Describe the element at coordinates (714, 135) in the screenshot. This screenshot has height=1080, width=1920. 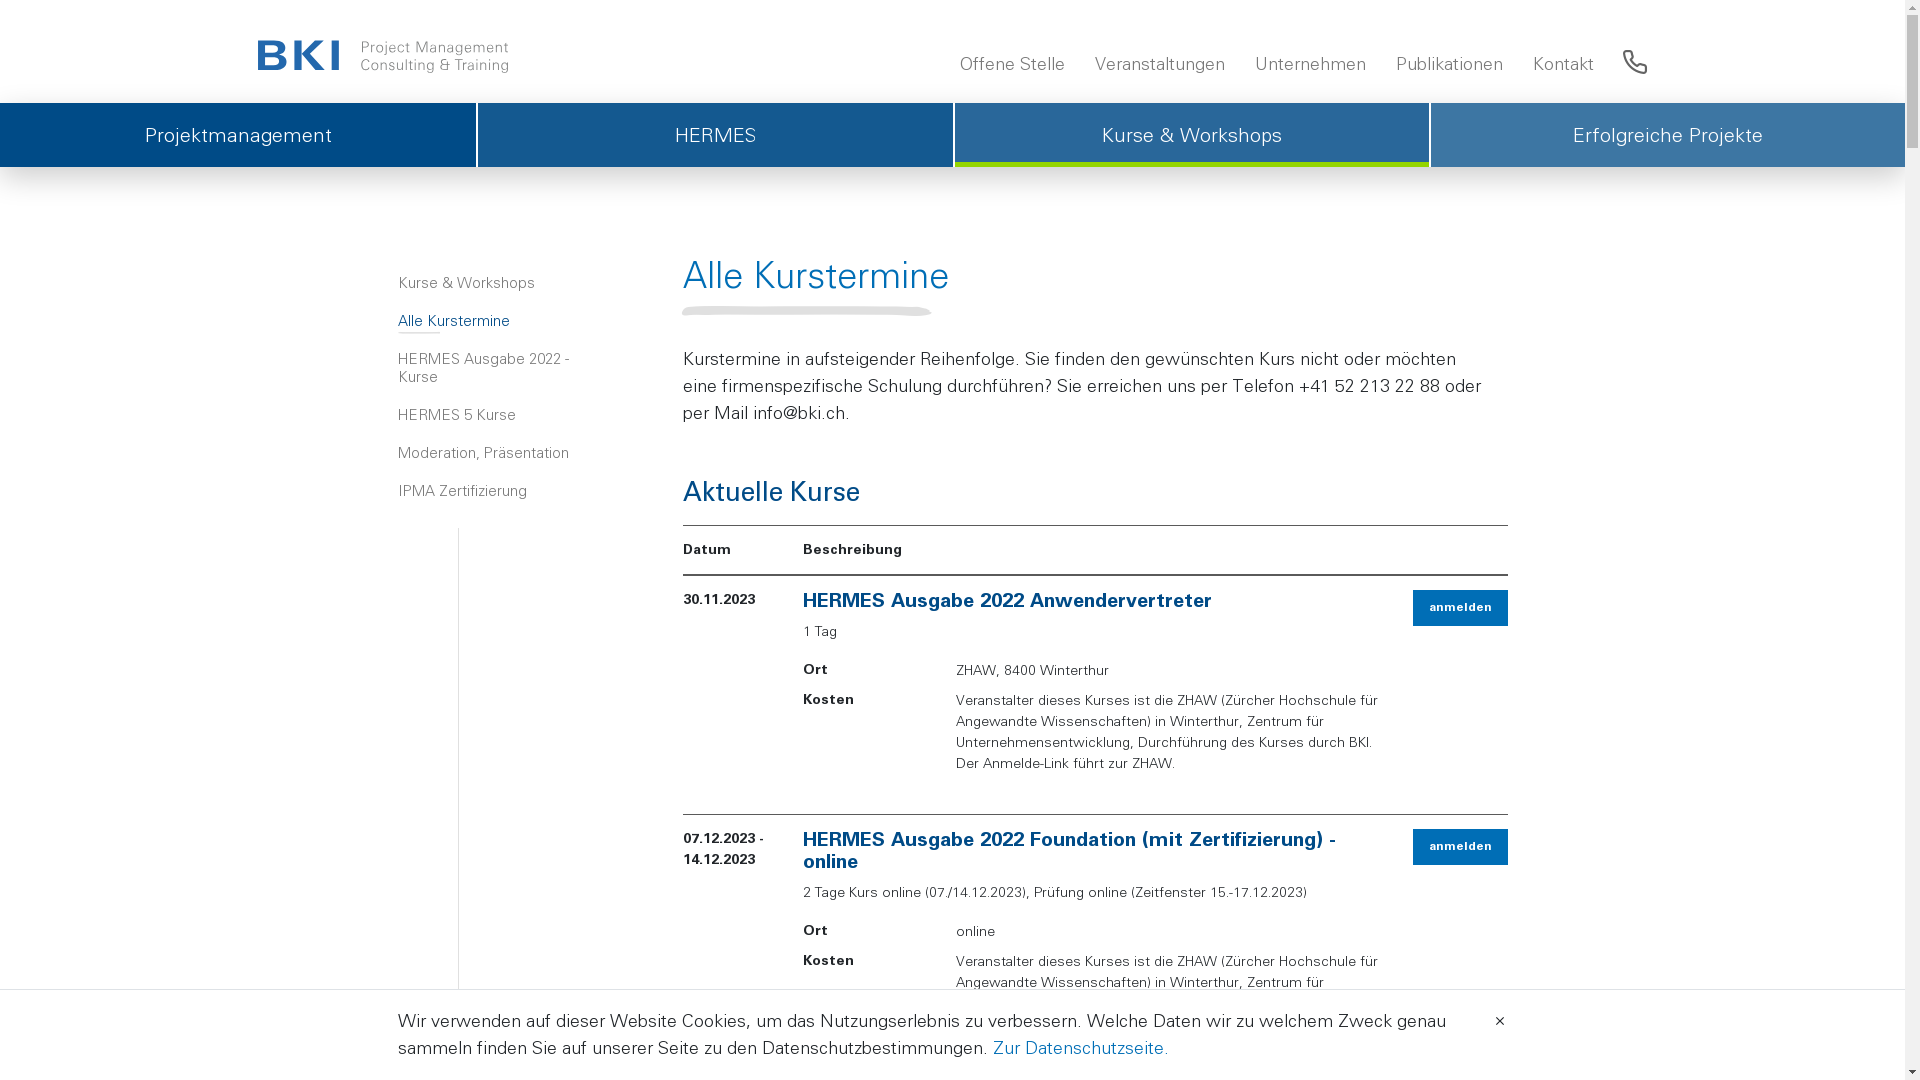
I see `'HERMES'` at that location.